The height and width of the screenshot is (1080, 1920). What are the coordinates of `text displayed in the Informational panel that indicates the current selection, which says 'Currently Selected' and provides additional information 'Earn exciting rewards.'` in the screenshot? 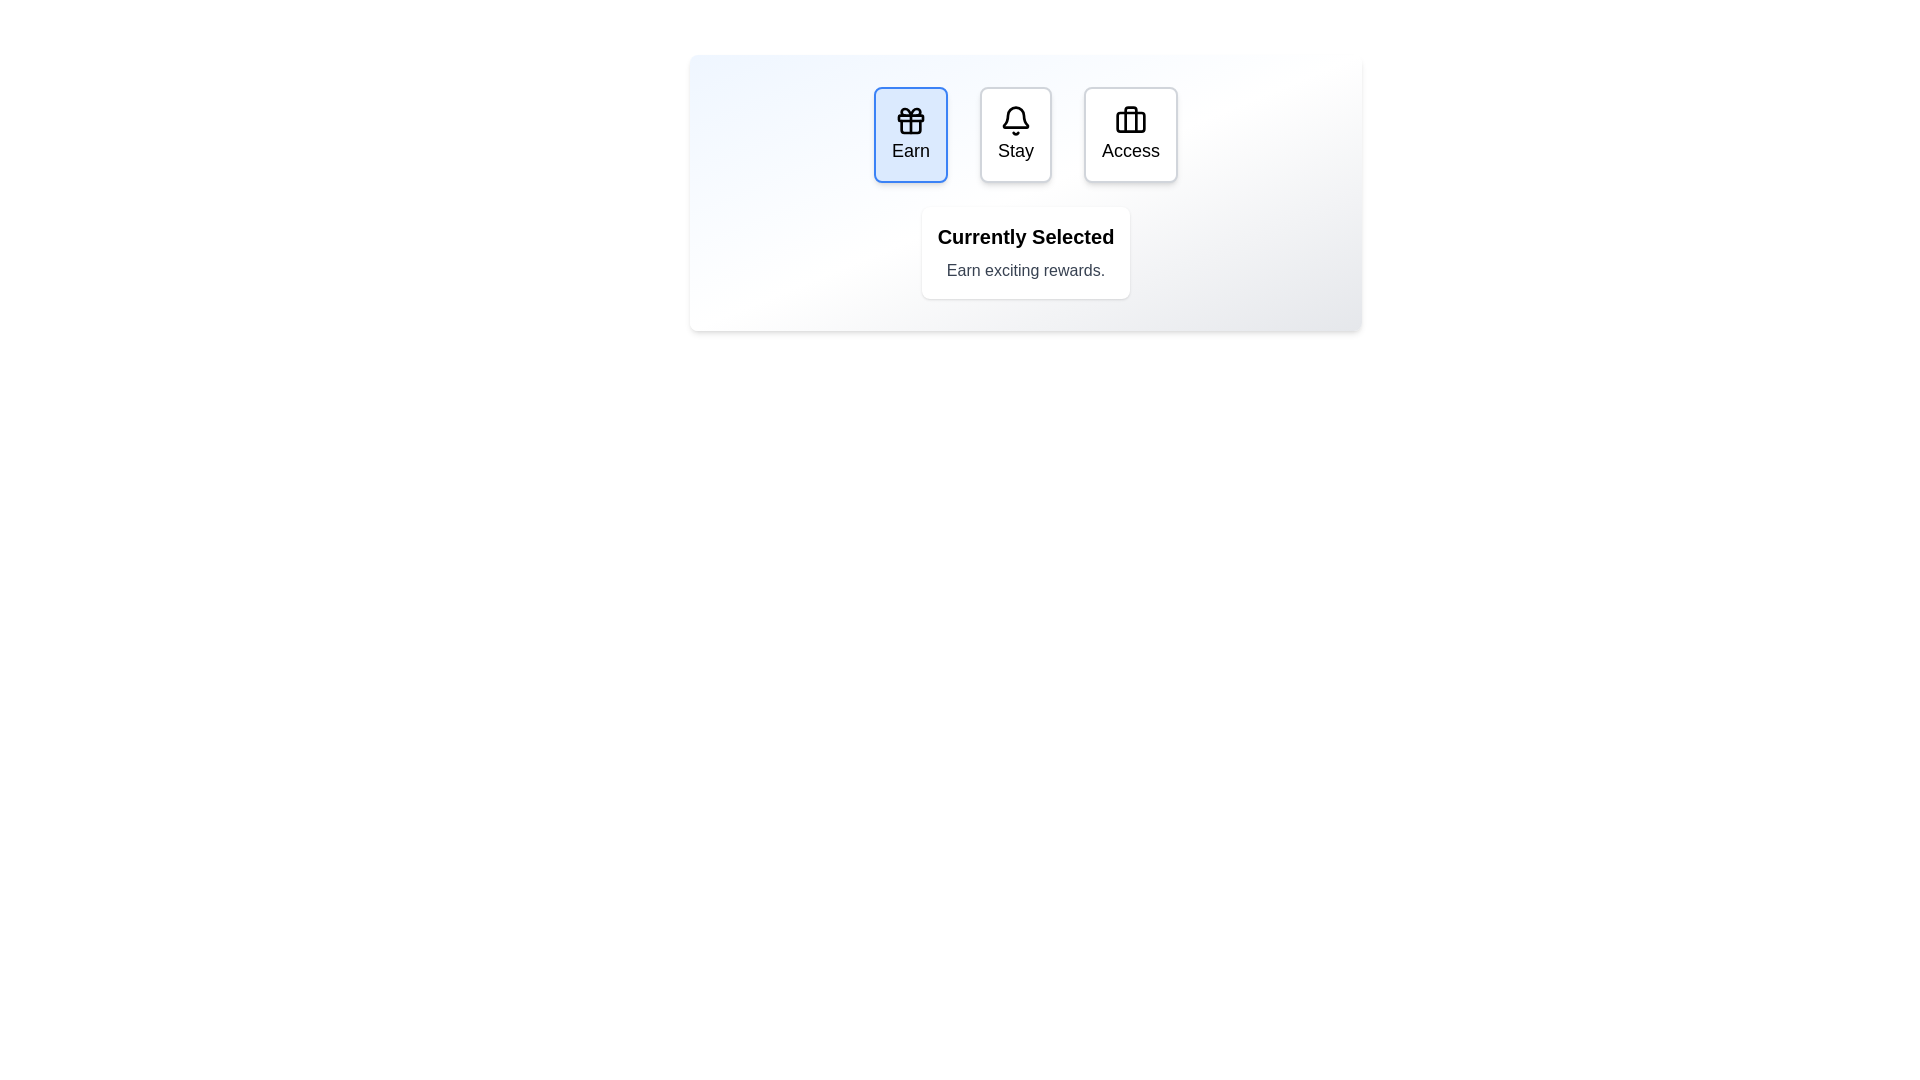 It's located at (1026, 252).